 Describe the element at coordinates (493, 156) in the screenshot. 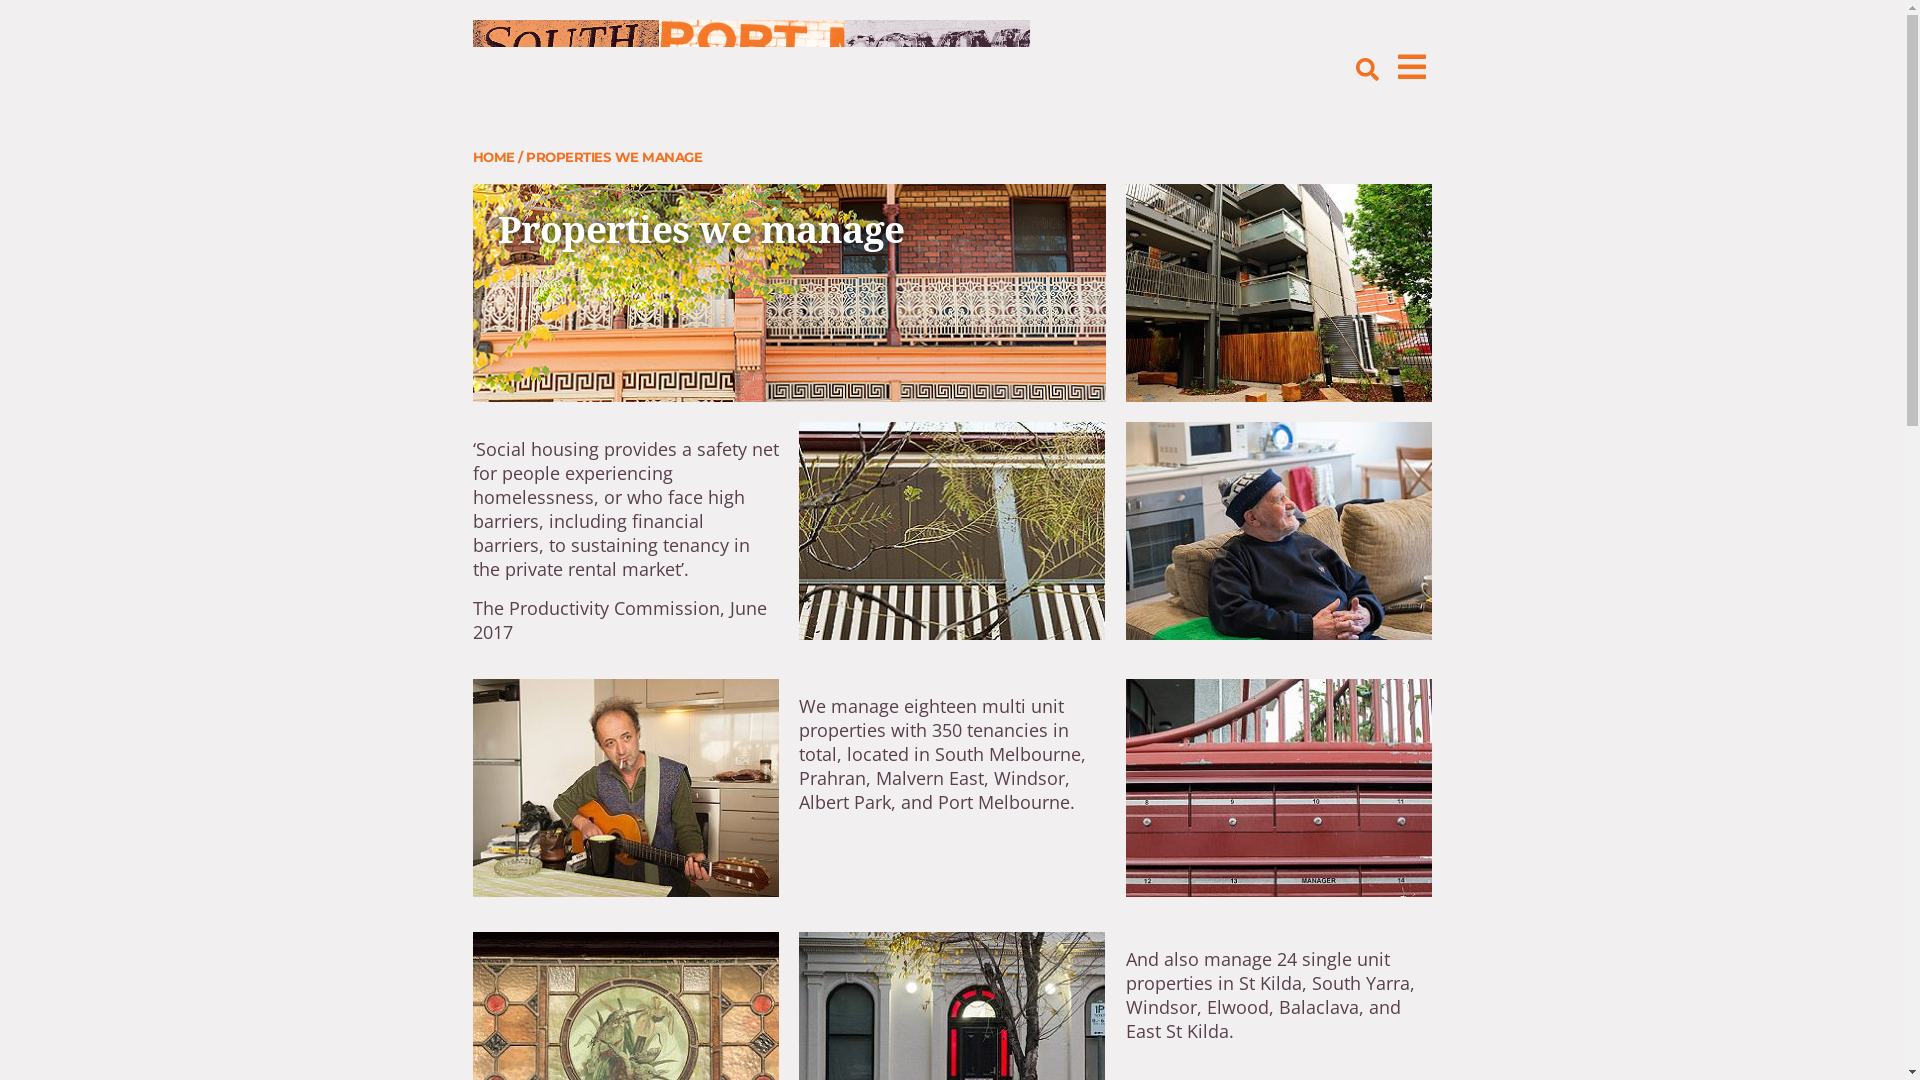

I see `'HOME'` at that location.